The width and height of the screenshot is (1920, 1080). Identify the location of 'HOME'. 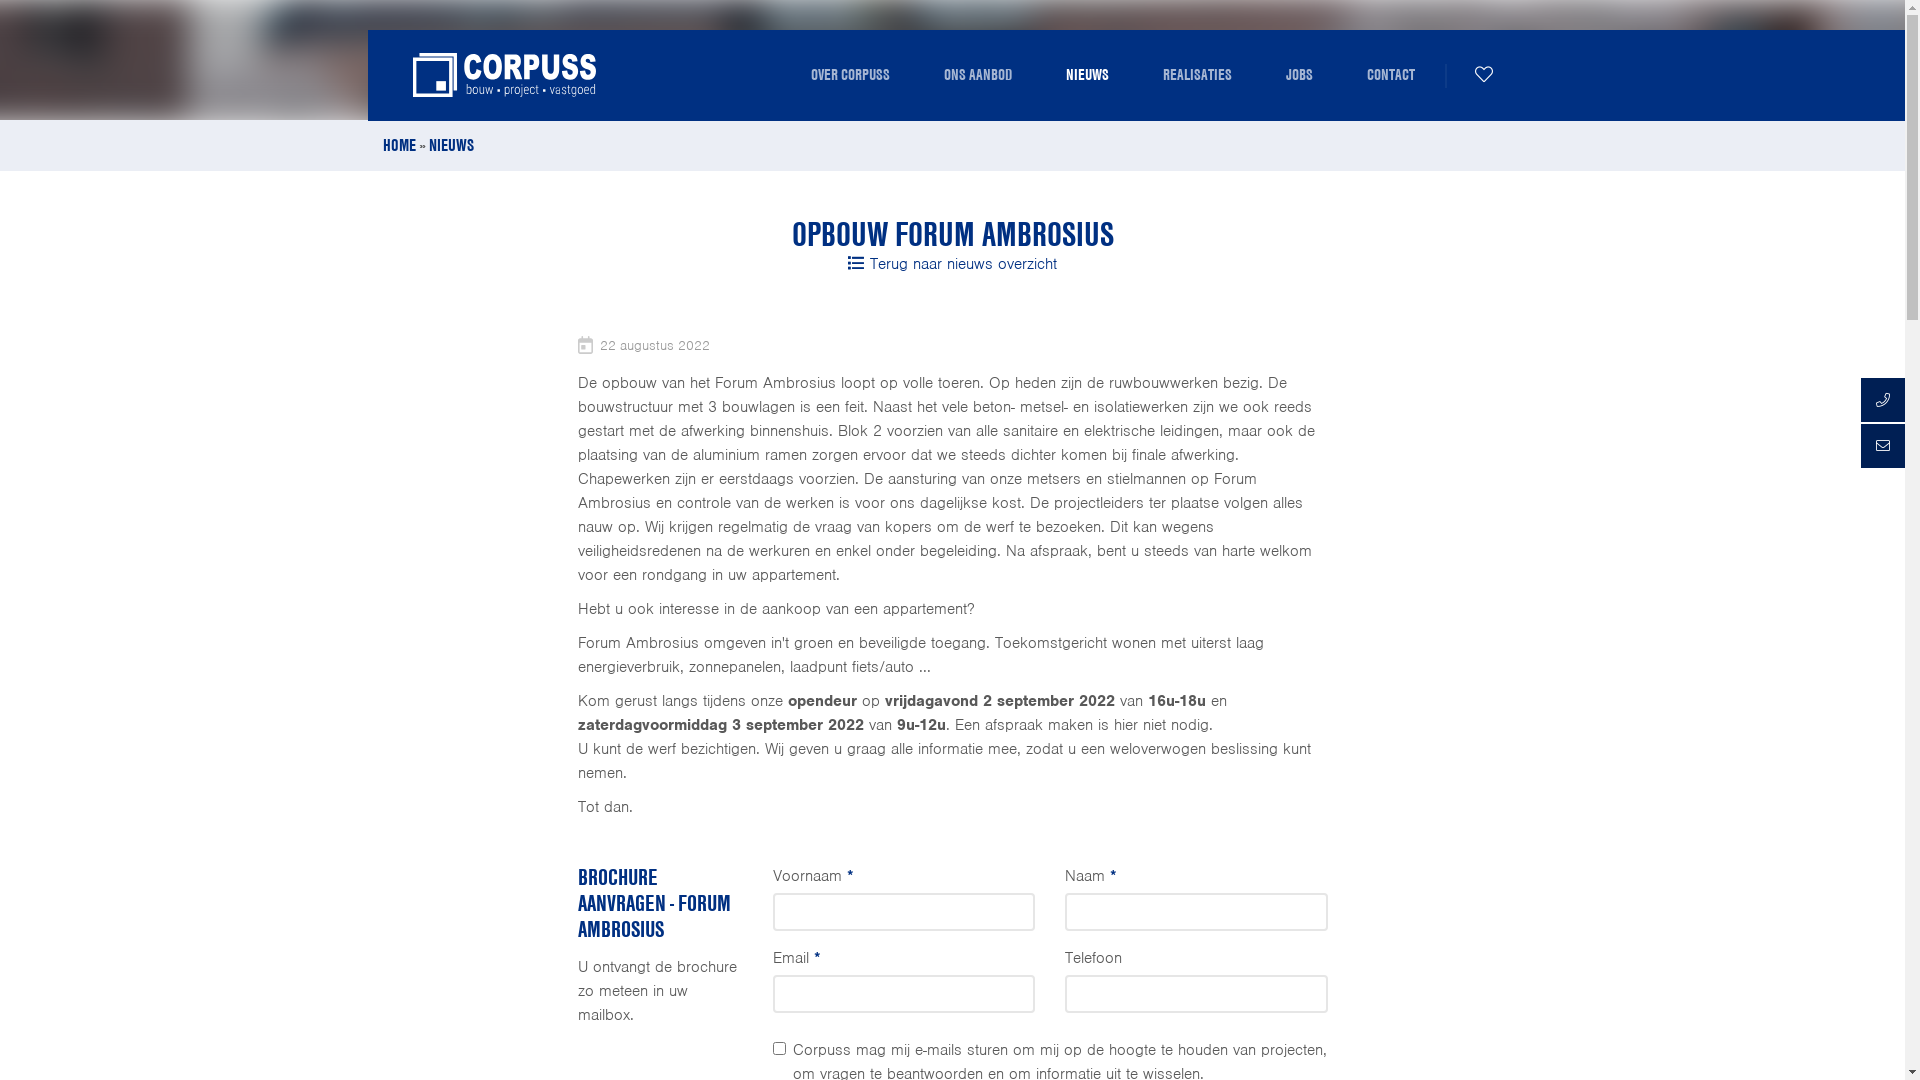
(398, 144).